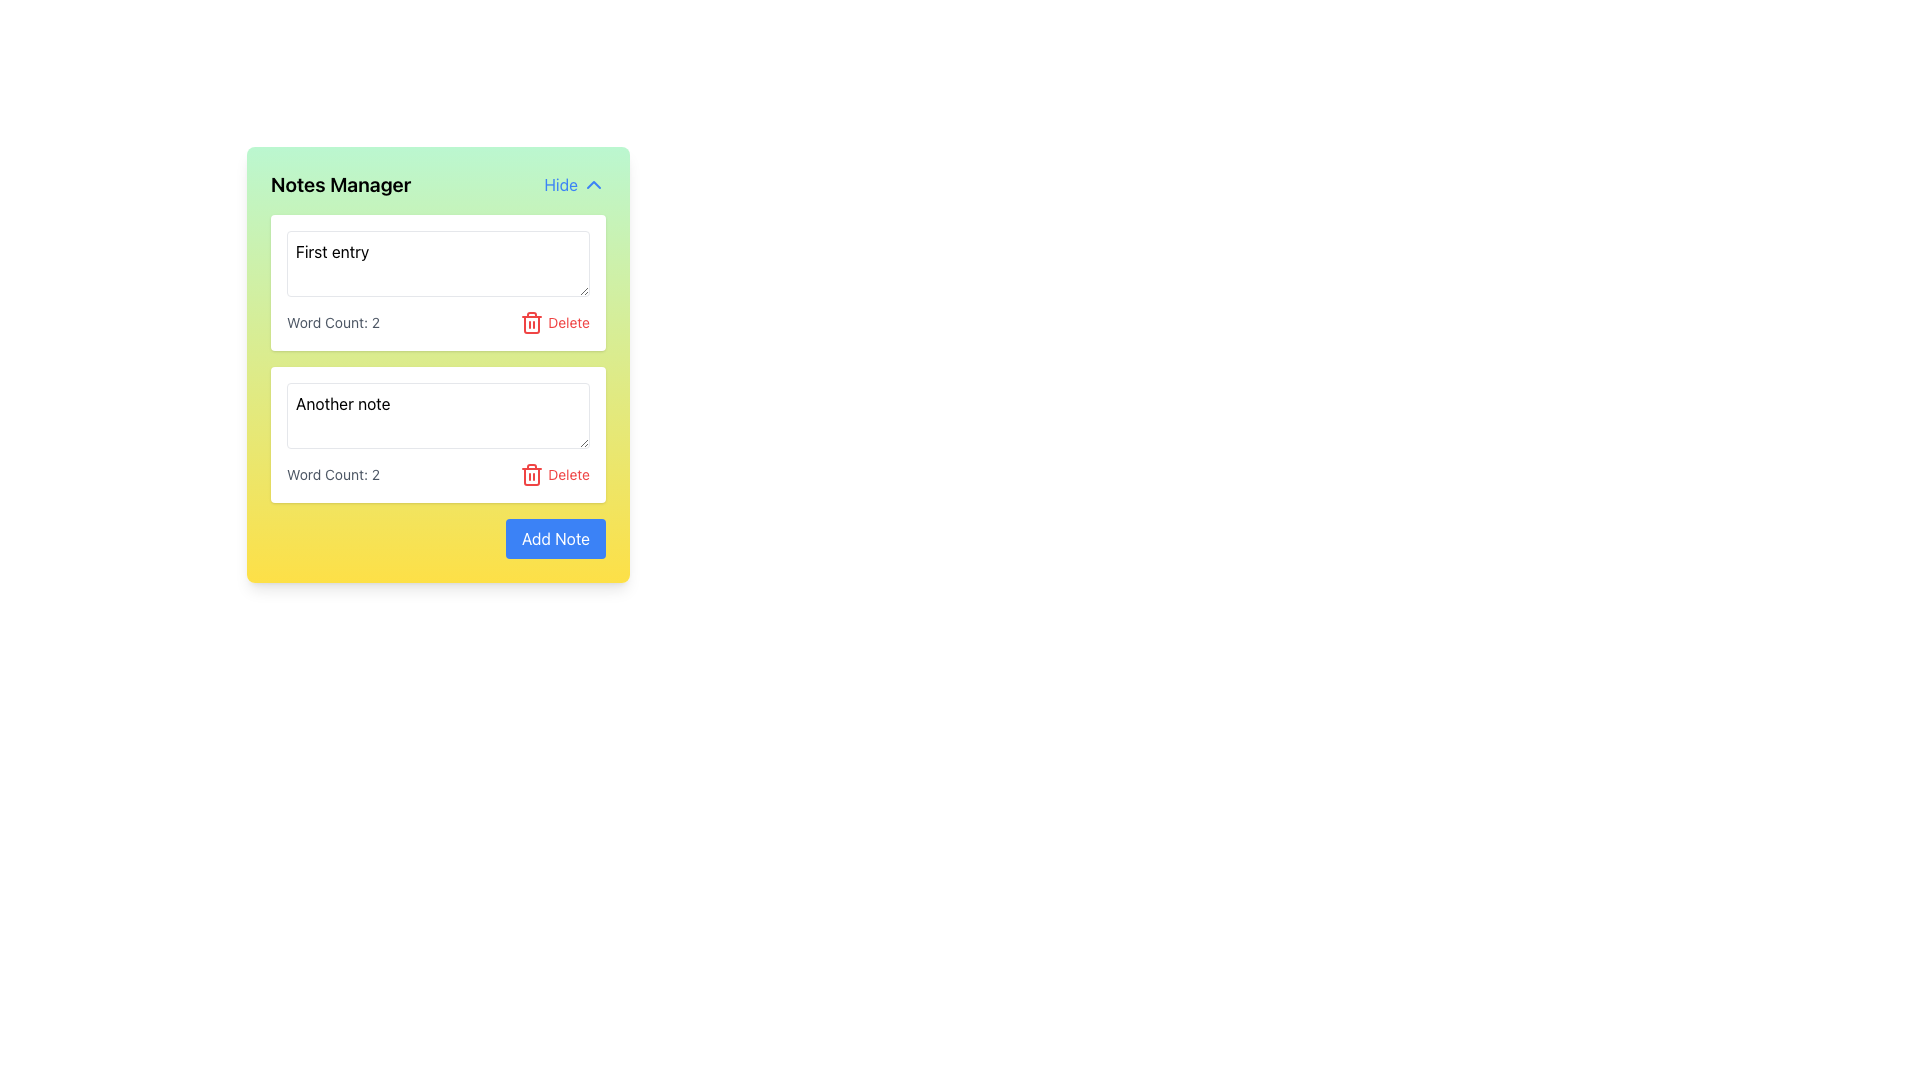 This screenshot has height=1080, width=1920. I want to click on the red delete button with a trash can icon and the word 'Delete', so click(555, 322).